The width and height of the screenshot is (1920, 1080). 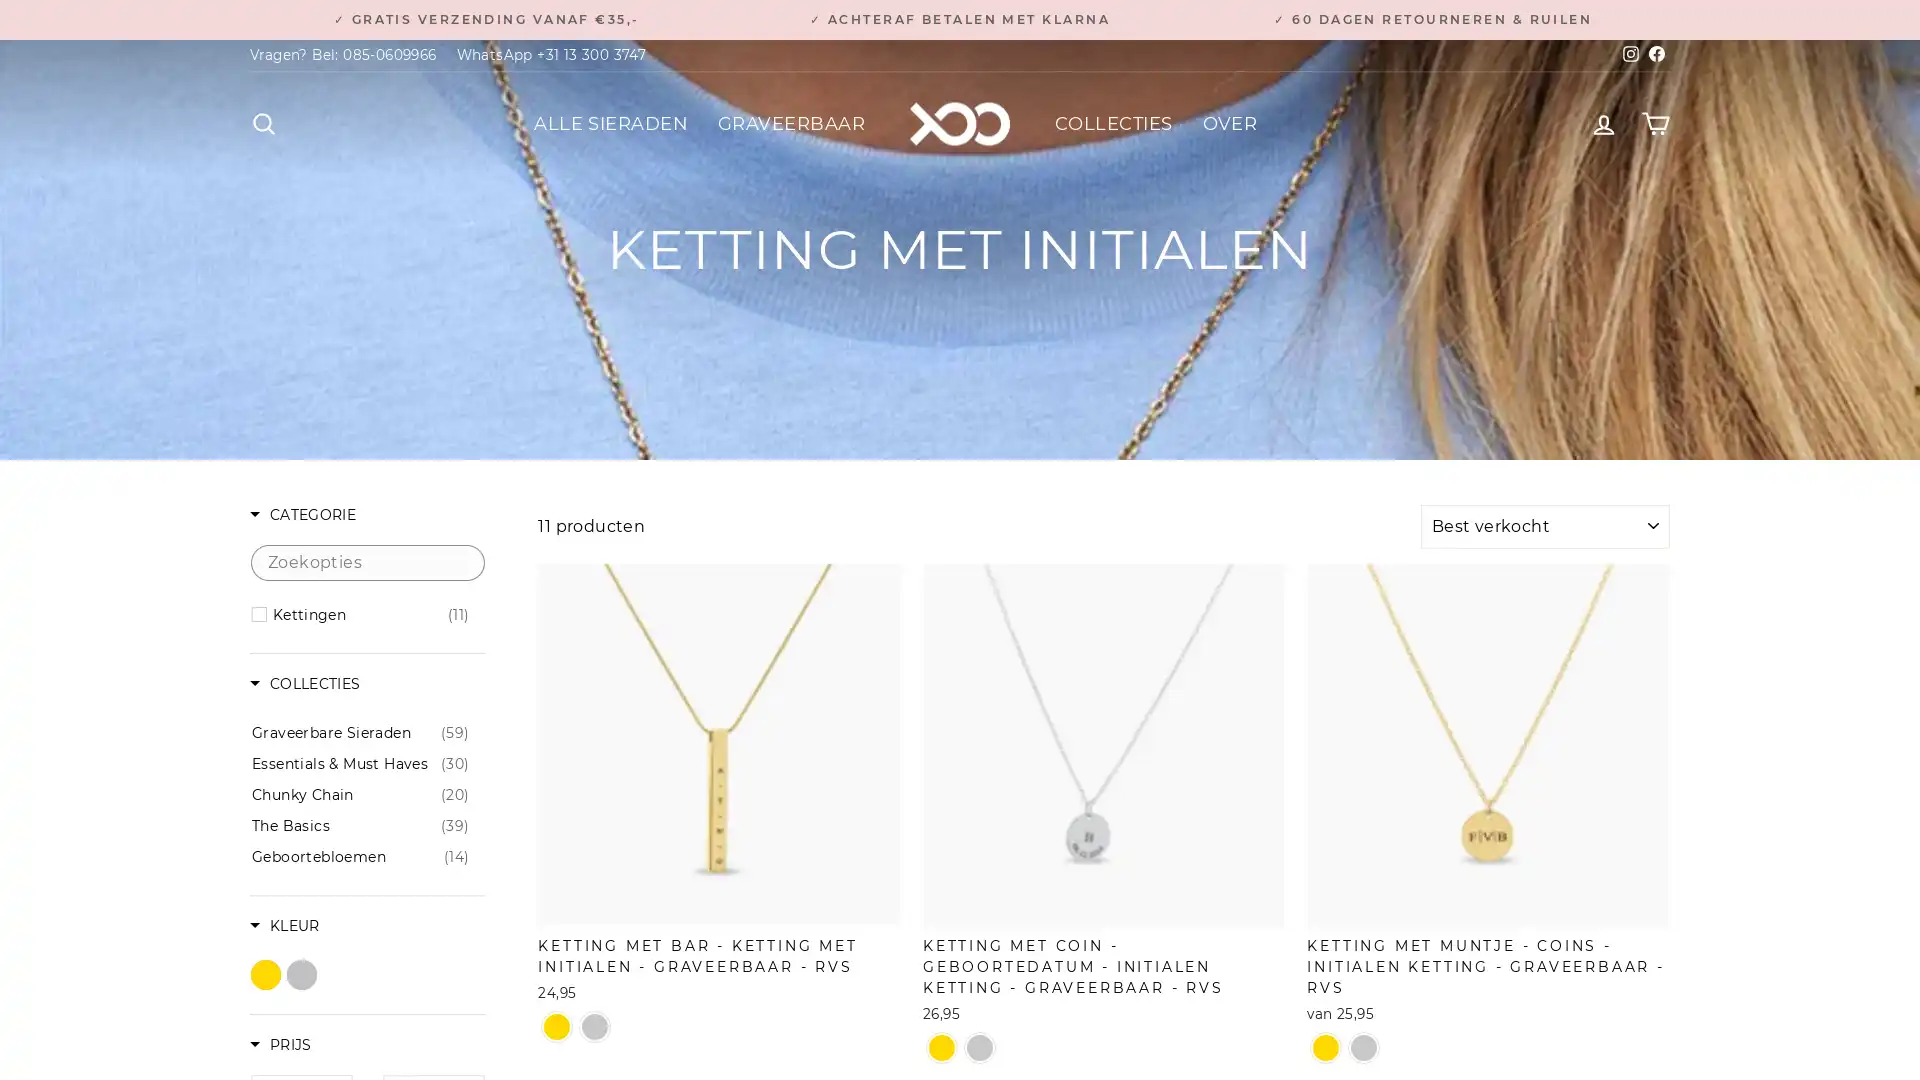 What do you see at coordinates (279, 1045) in the screenshot?
I see `Filter by Prijs` at bounding box center [279, 1045].